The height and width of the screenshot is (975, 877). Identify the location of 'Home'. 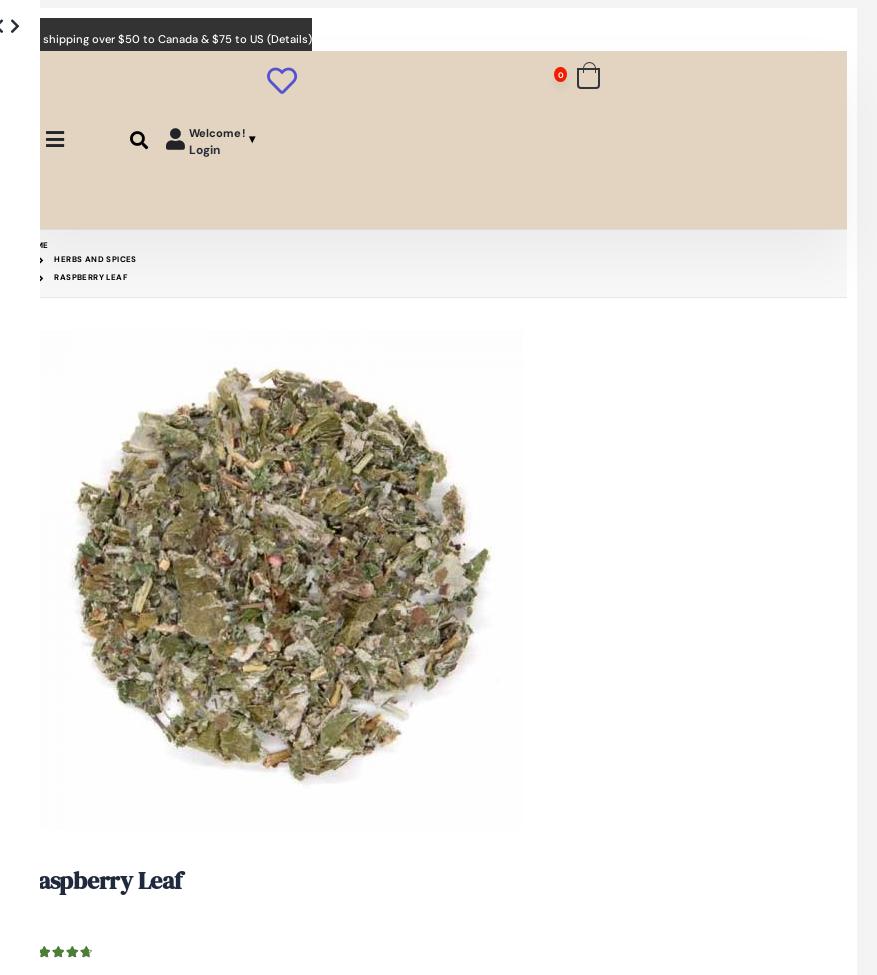
(34, 245).